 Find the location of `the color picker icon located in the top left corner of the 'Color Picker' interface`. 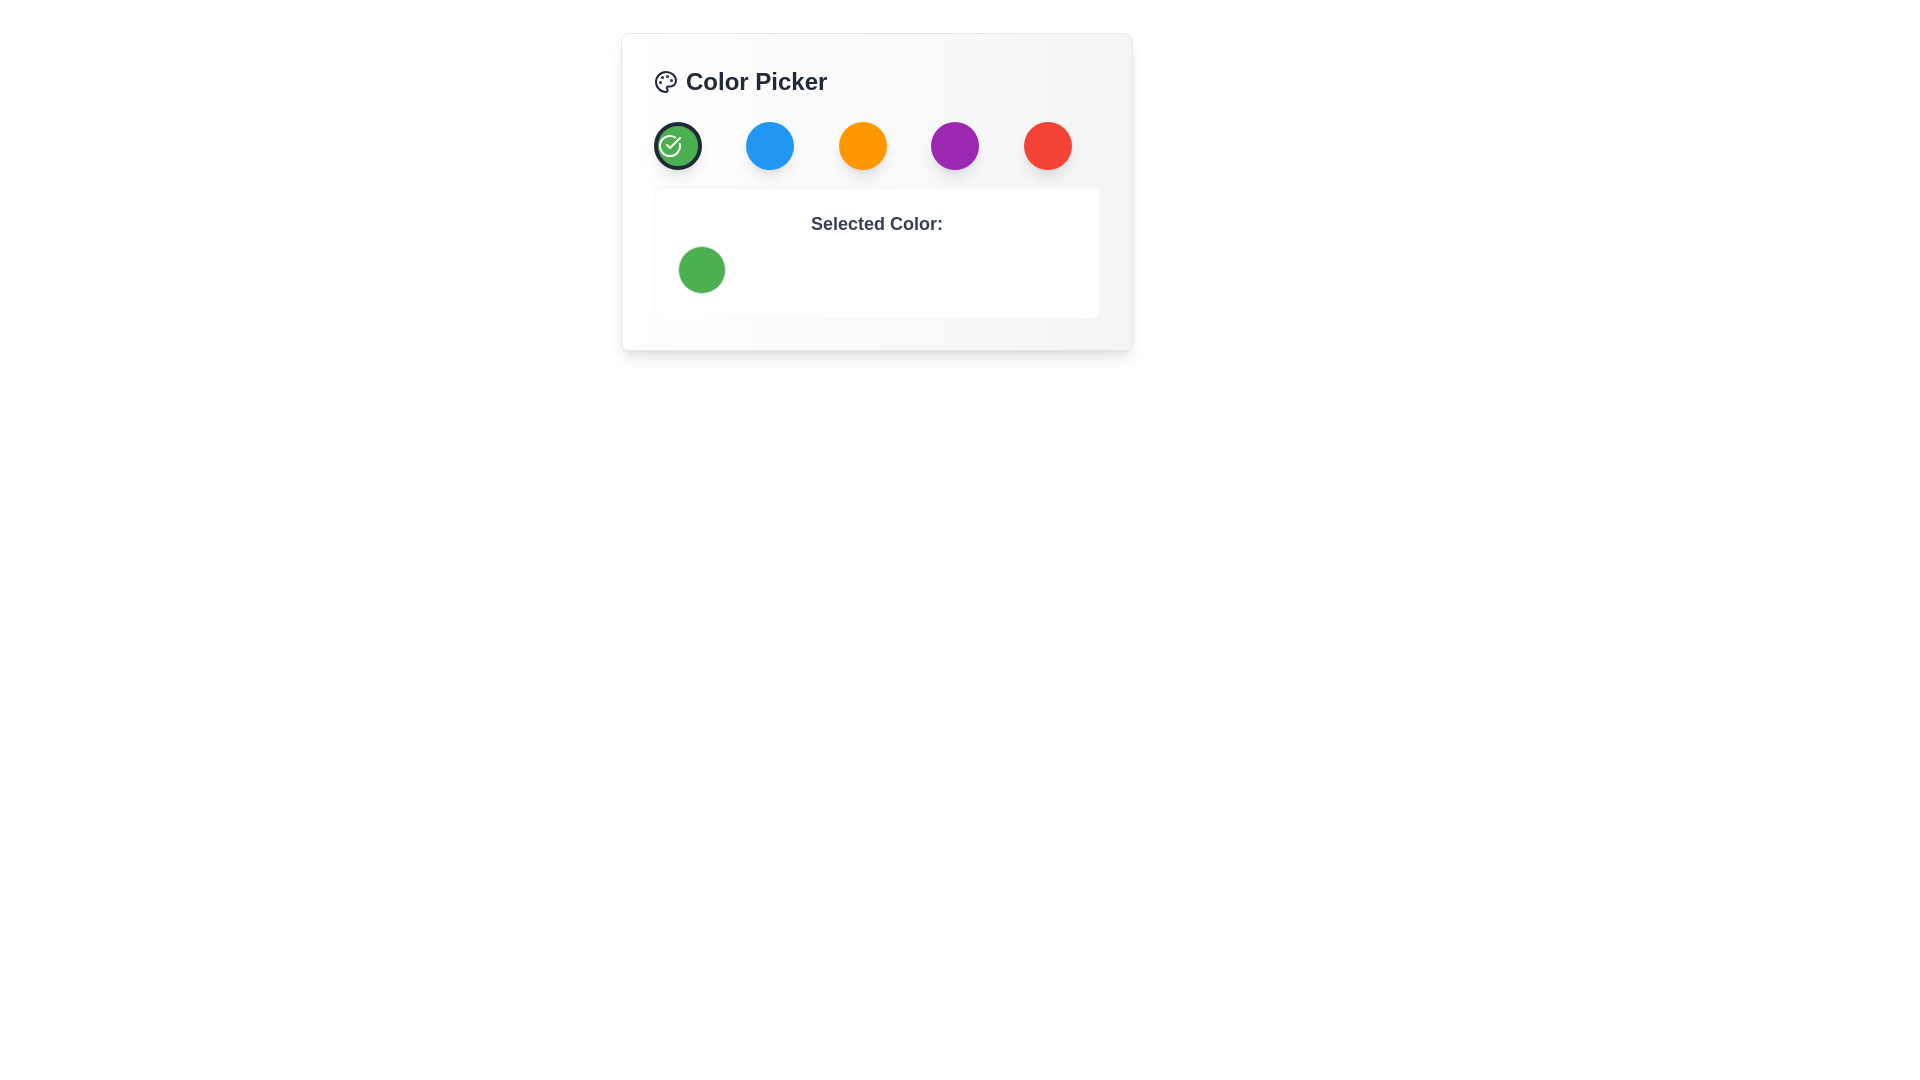

the color picker icon located in the top left corner of the 'Color Picker' interface is located at coordinates (666, 80).